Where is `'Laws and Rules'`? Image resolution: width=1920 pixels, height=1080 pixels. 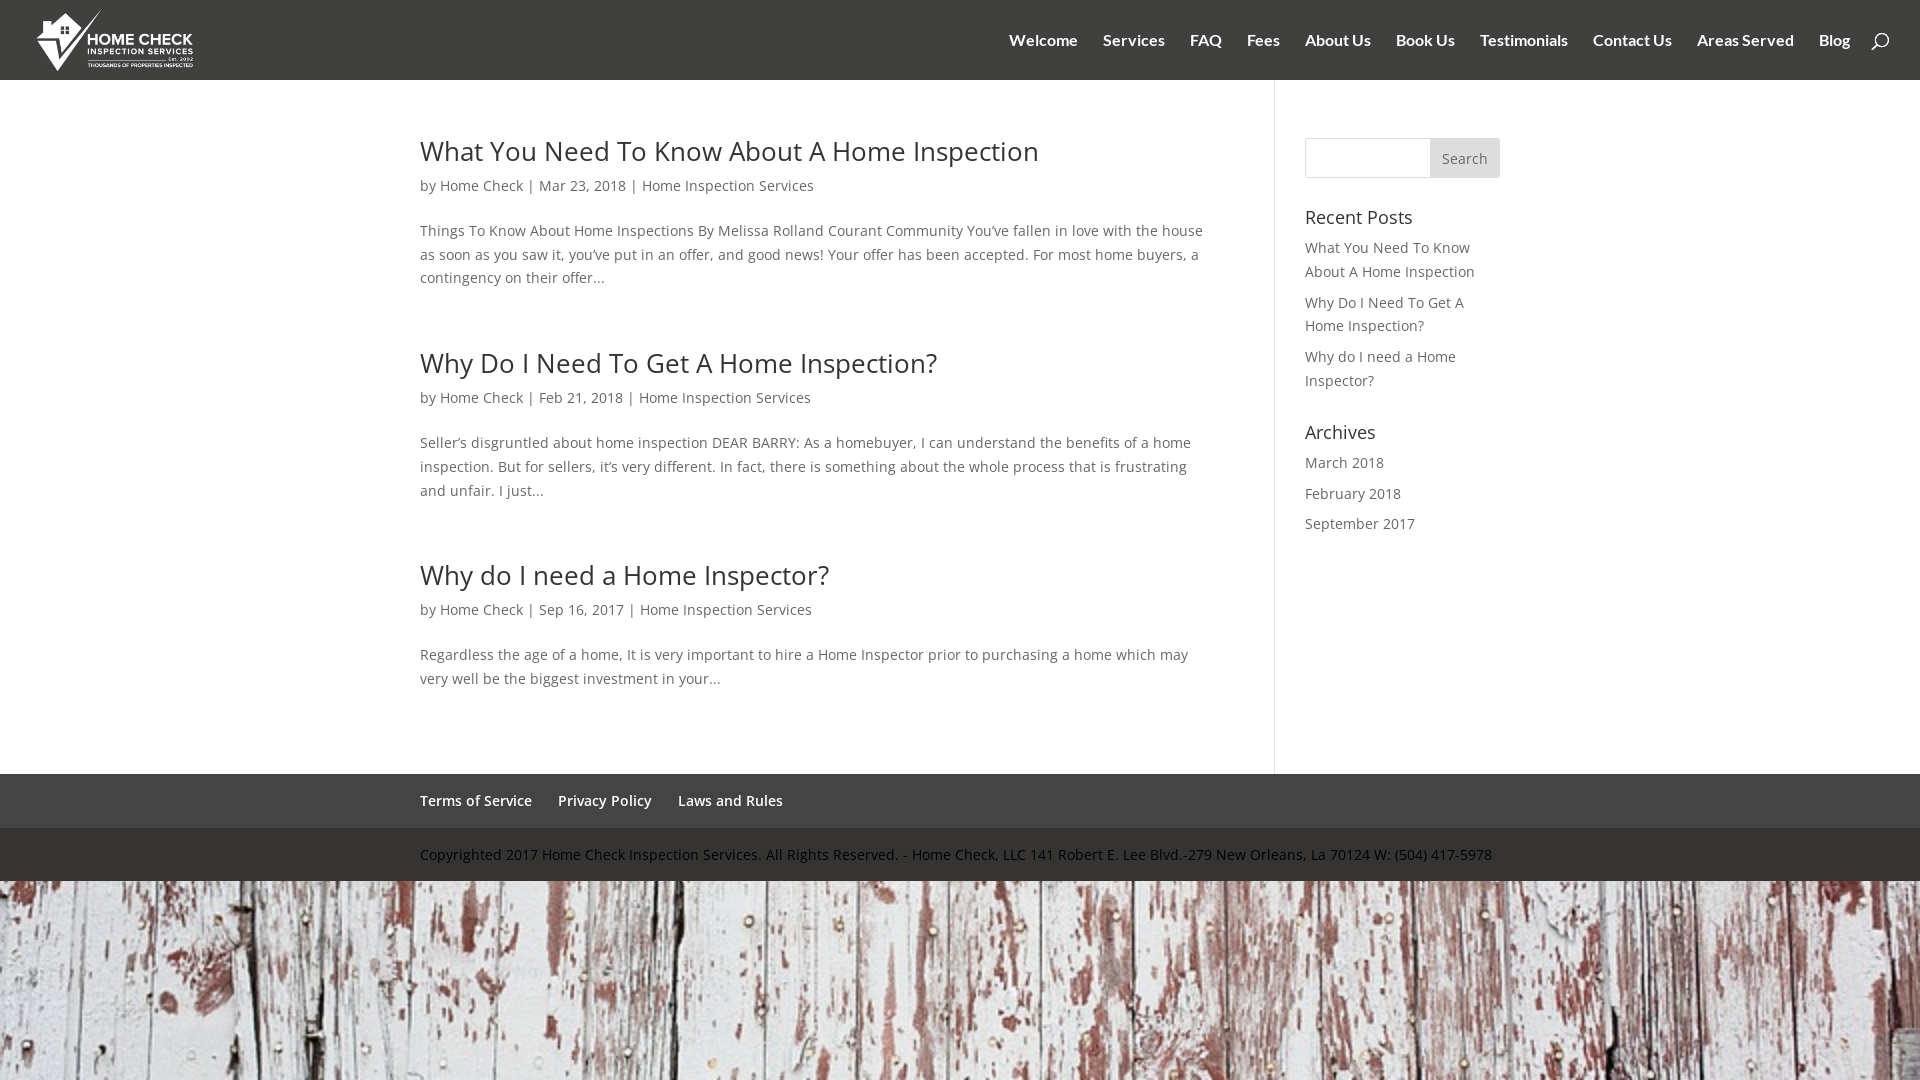 'Laws and Rules' is located at coordinates (729, 799).